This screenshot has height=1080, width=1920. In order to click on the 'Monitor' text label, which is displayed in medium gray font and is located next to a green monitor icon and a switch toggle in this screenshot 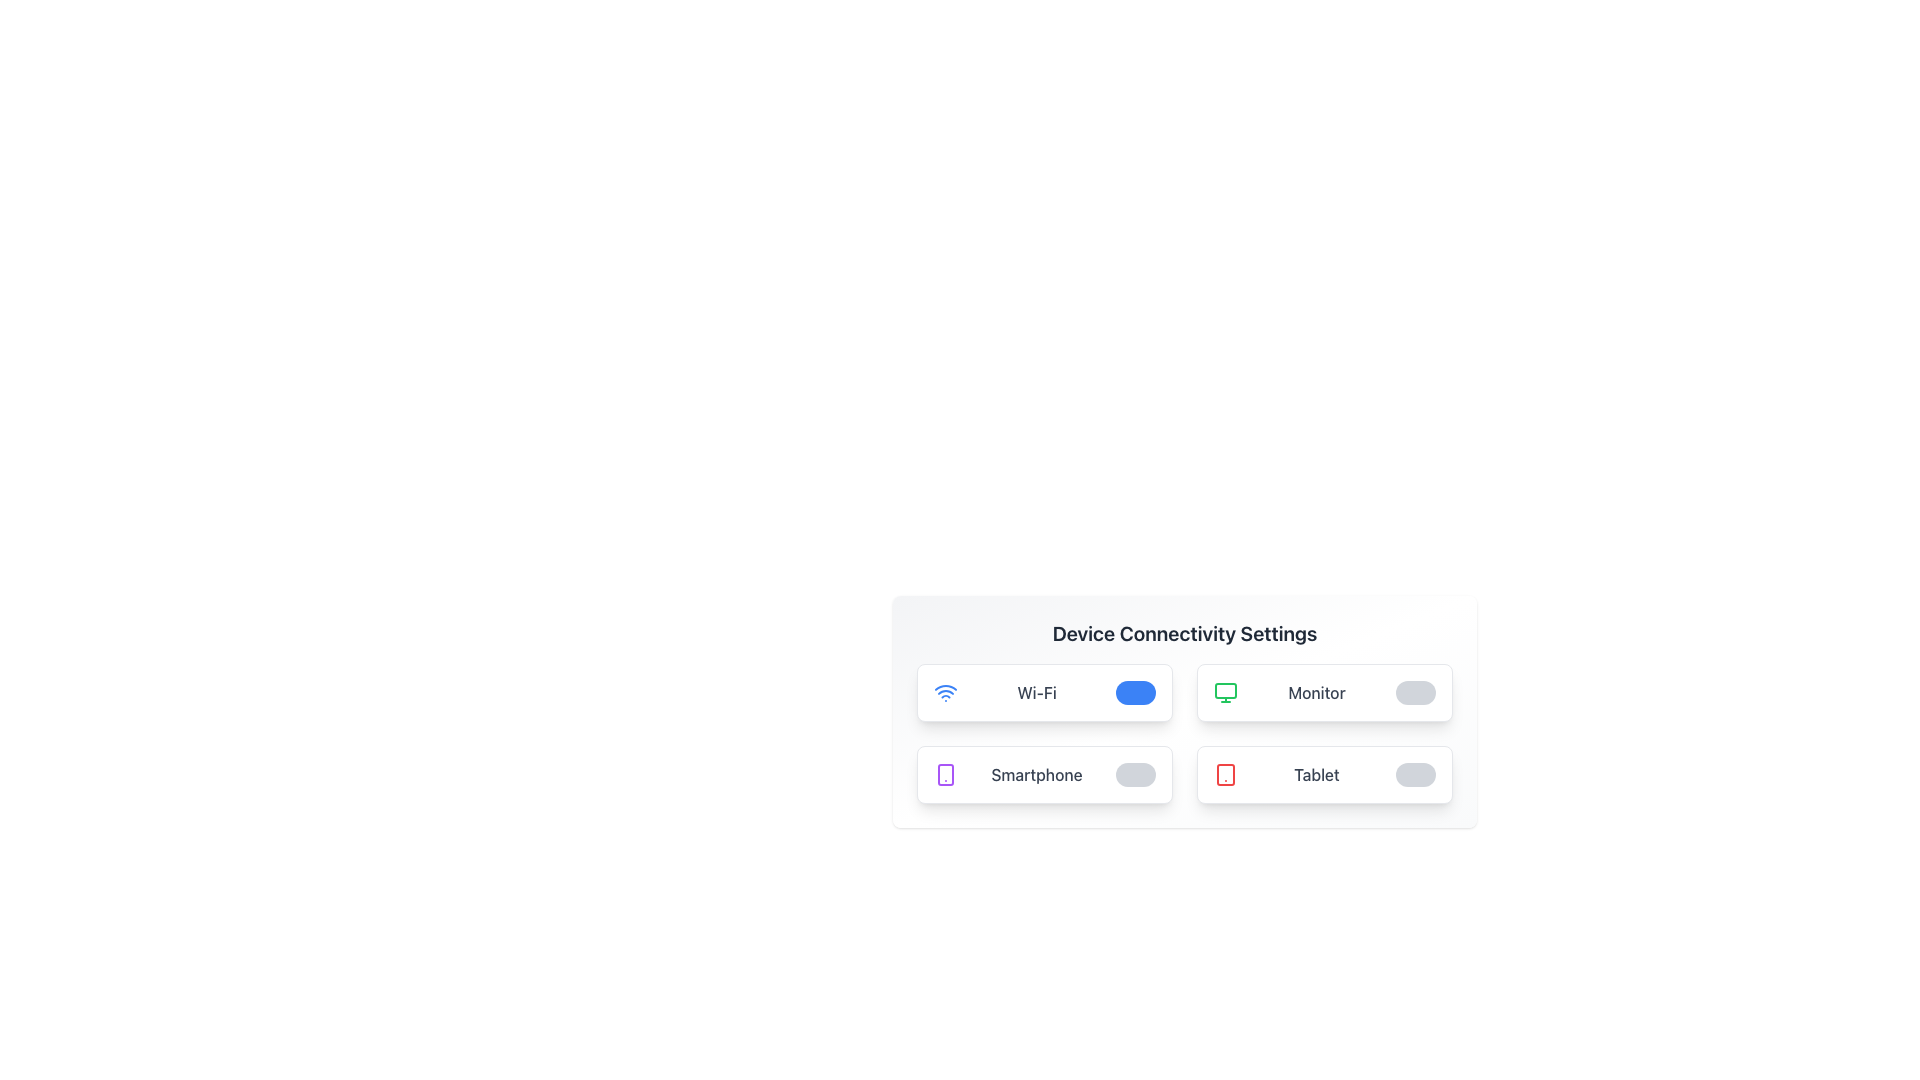, I will do `click(1316, 692)`.